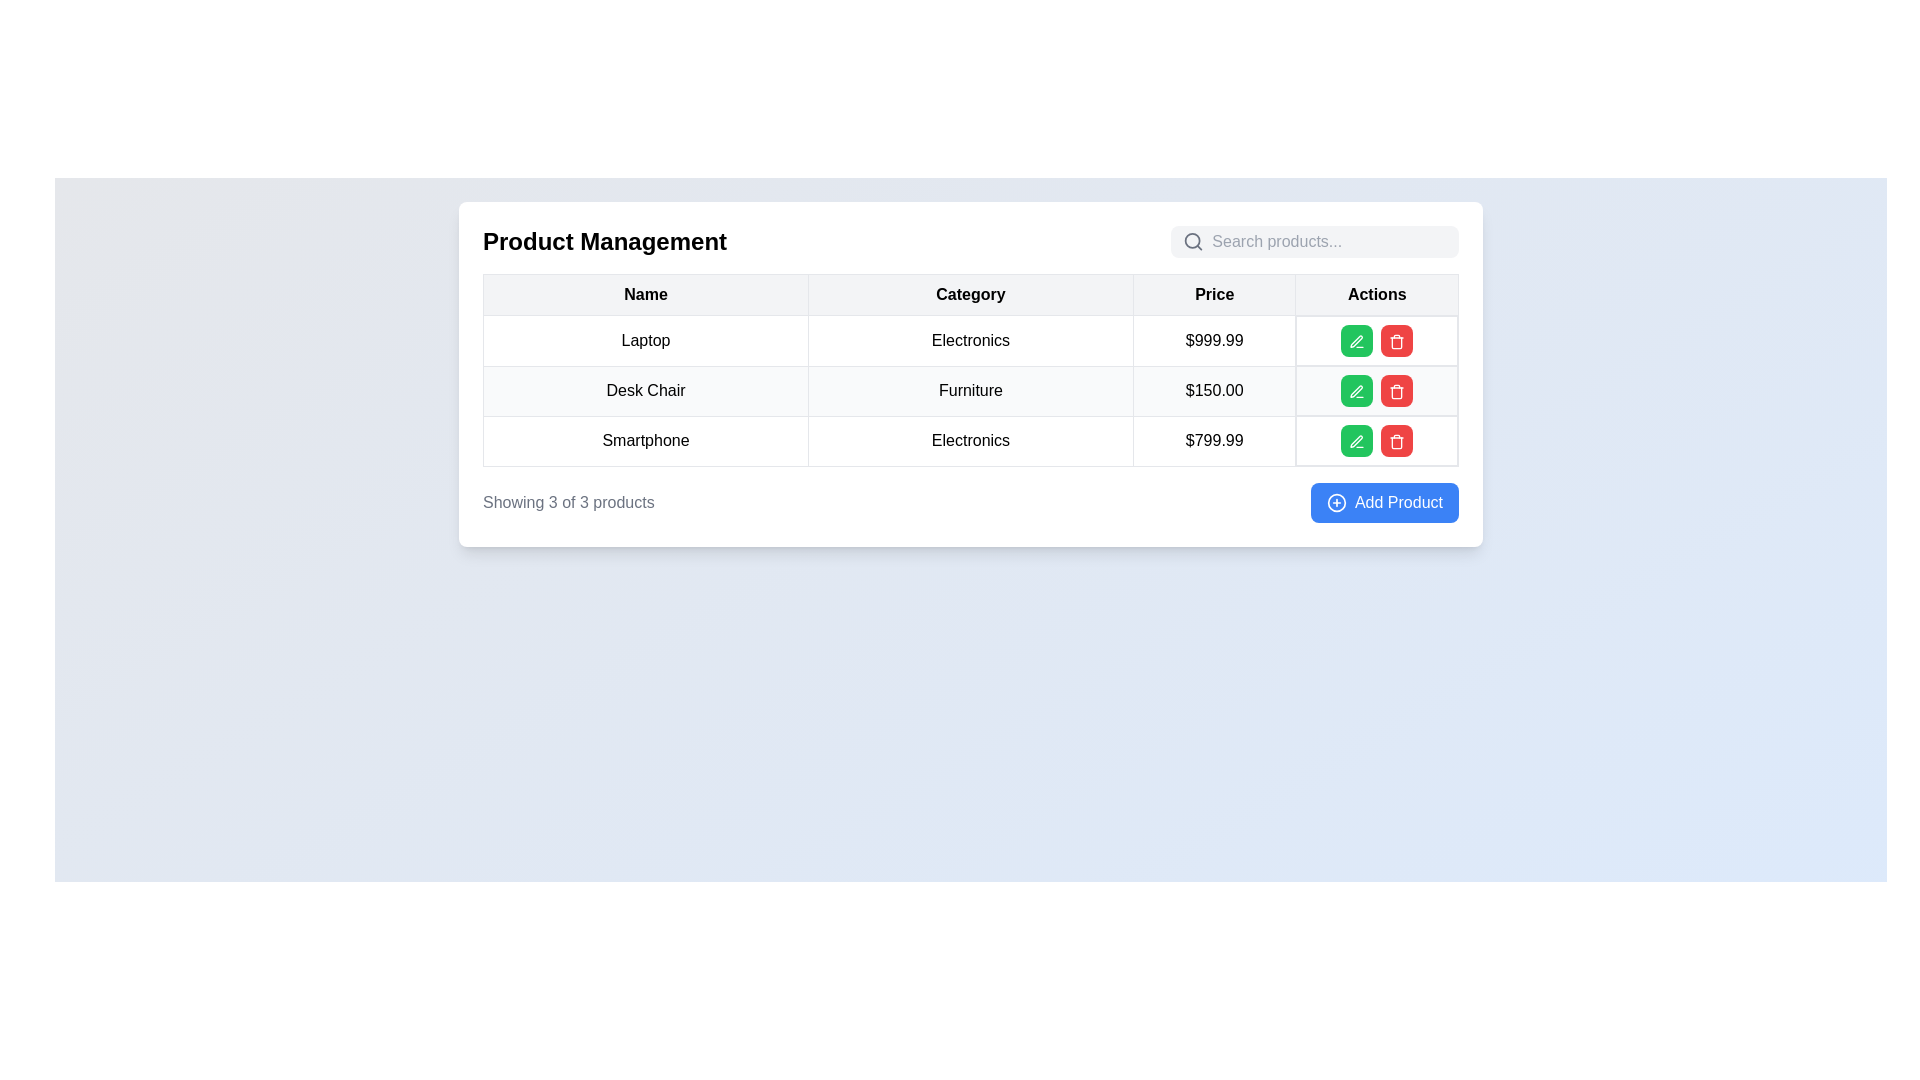 This screenshot has width=1920, height=1080. I want to click on the red delete button icon located in the 'Actions' column of the third row of the table to initiate a delete action, so click(1396, 340).